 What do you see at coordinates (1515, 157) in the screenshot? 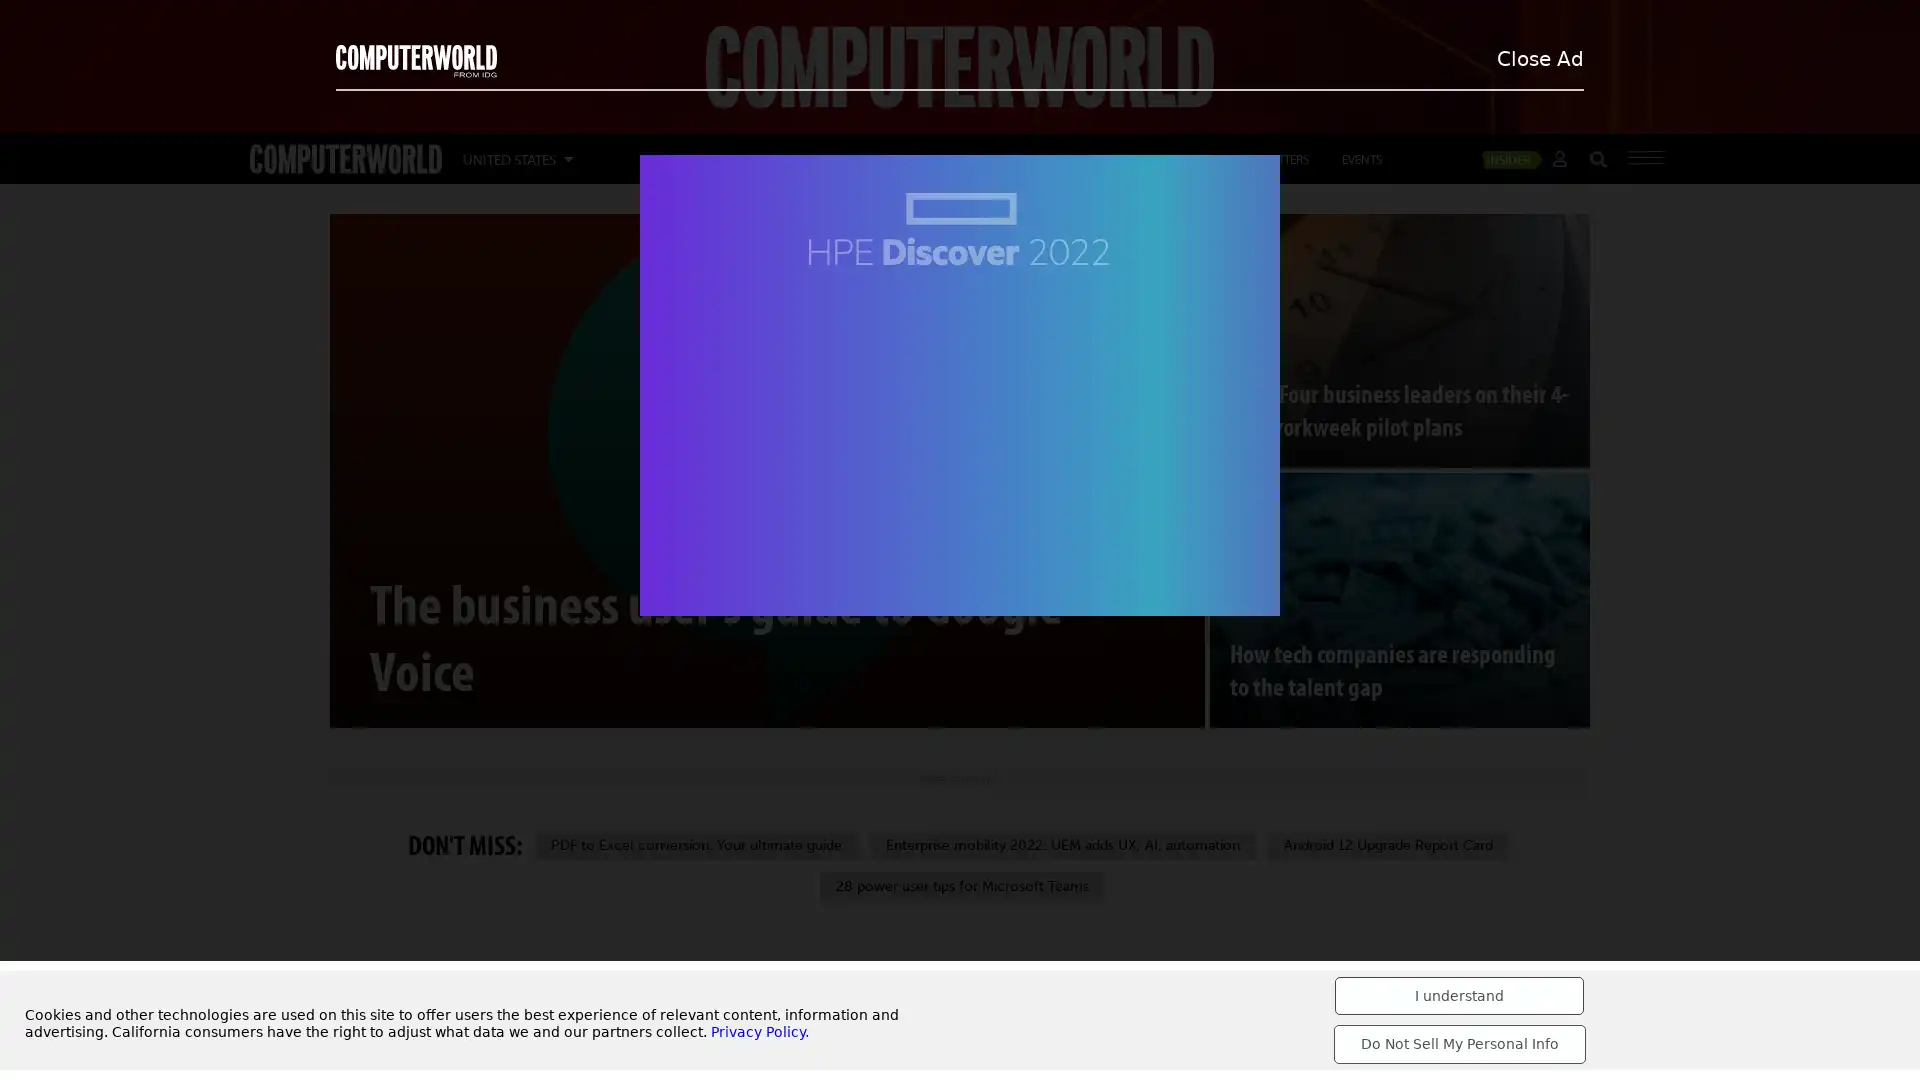
I see `Insider content` at bounding box center [1515, 157].